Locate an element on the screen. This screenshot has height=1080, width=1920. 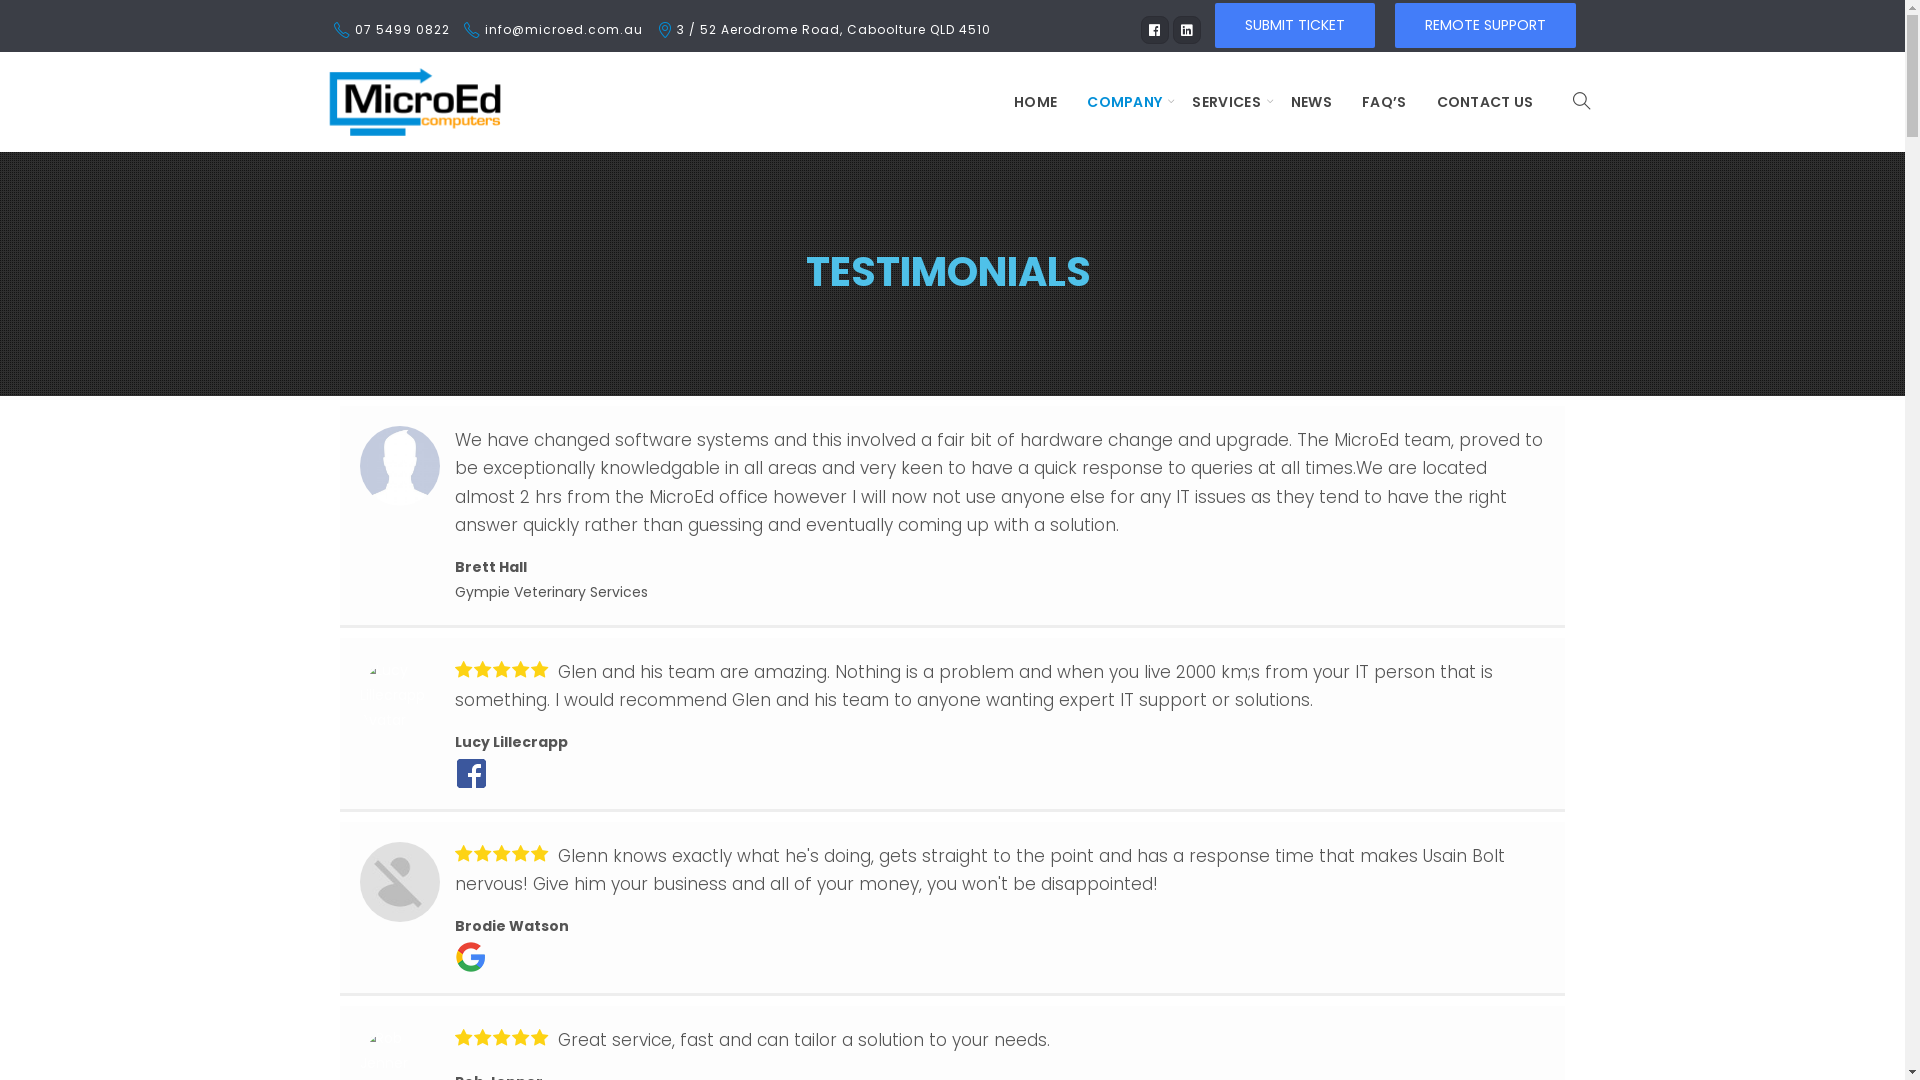
'NEWS' is located at coordinates (1311, 101).